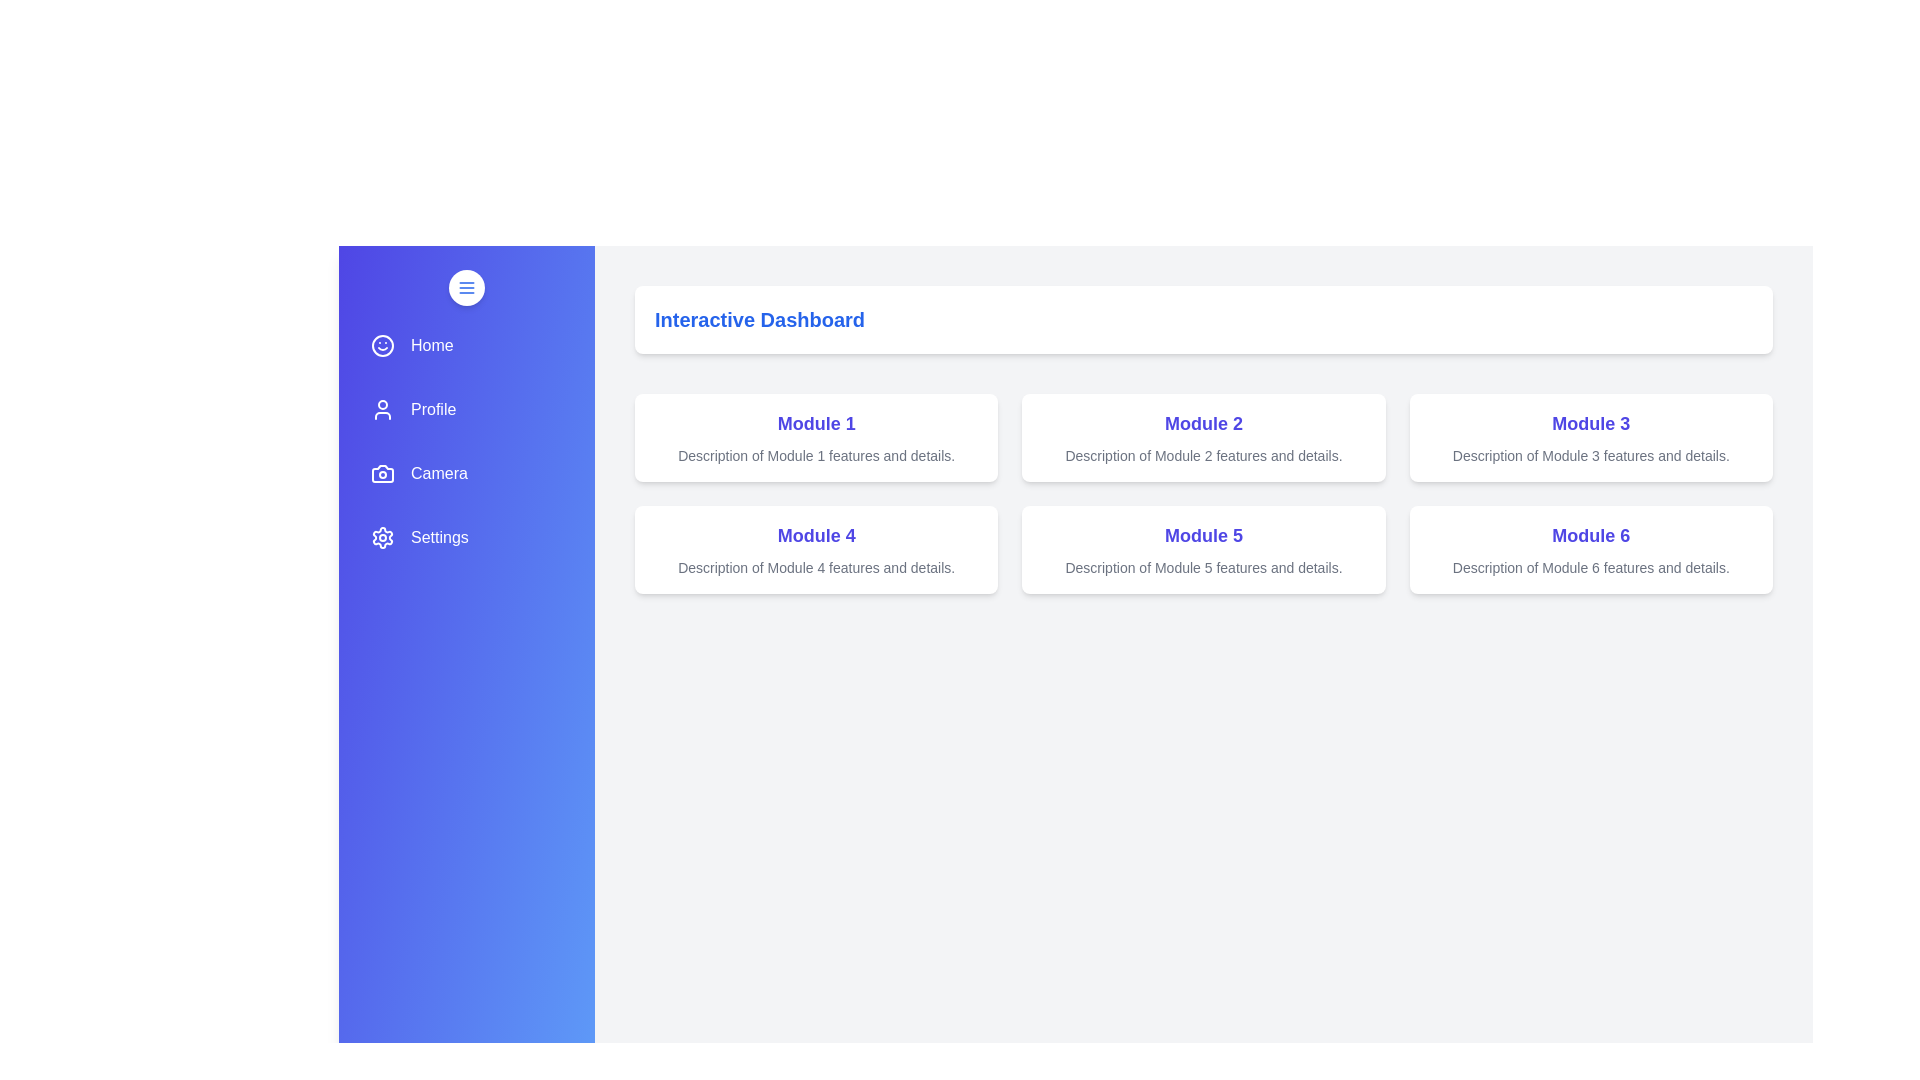  Describe the element at coordinates (465, 345) in the screenshot. I see `the navigation button` at that location.